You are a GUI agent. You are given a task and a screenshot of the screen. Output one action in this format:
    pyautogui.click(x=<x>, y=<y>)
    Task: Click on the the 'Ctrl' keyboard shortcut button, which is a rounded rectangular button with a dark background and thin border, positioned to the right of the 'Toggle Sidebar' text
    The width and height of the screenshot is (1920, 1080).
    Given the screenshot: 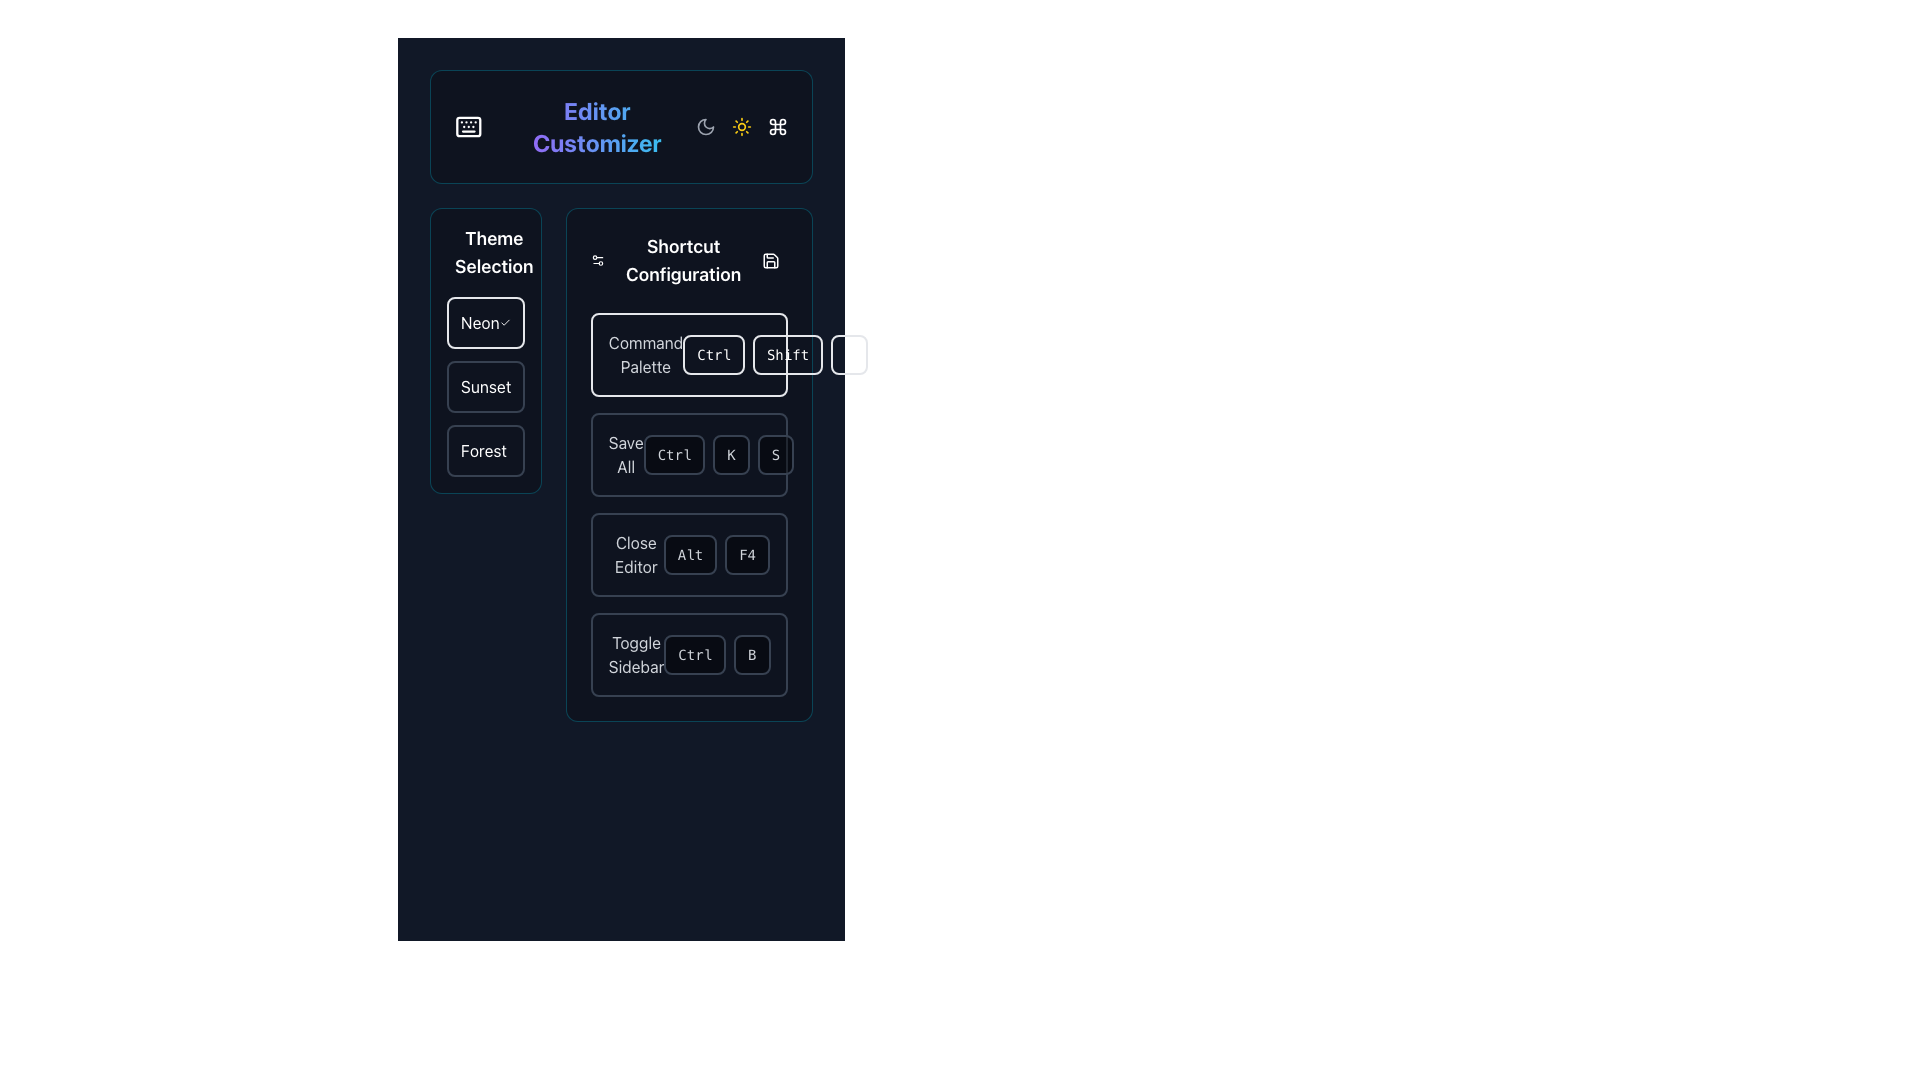 What is the action you would take?
    pyautogui.click(x=717, y=655)
    